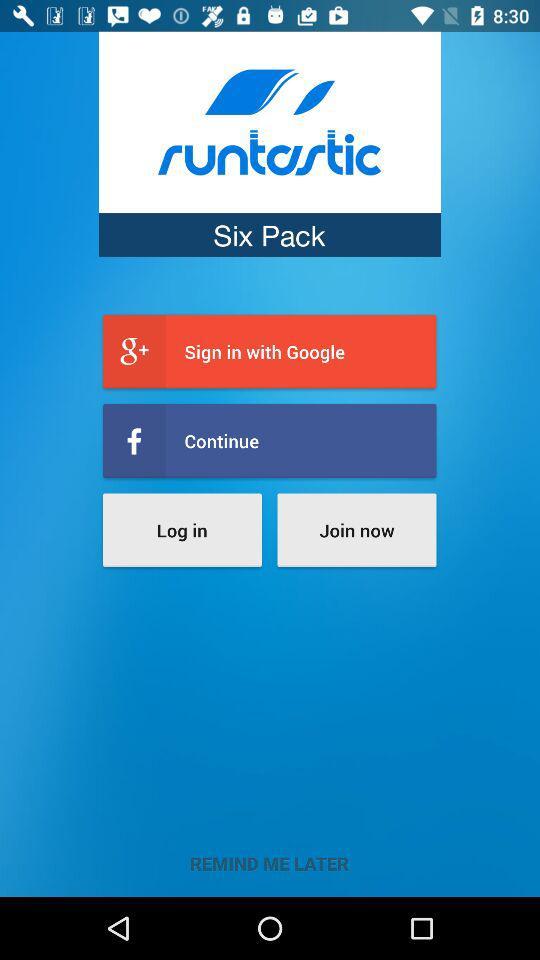 This screenshot has width=540, height=960. Describe the element at coordinates (182, 529) in the screenshot. I see `item next to join now` at that location.